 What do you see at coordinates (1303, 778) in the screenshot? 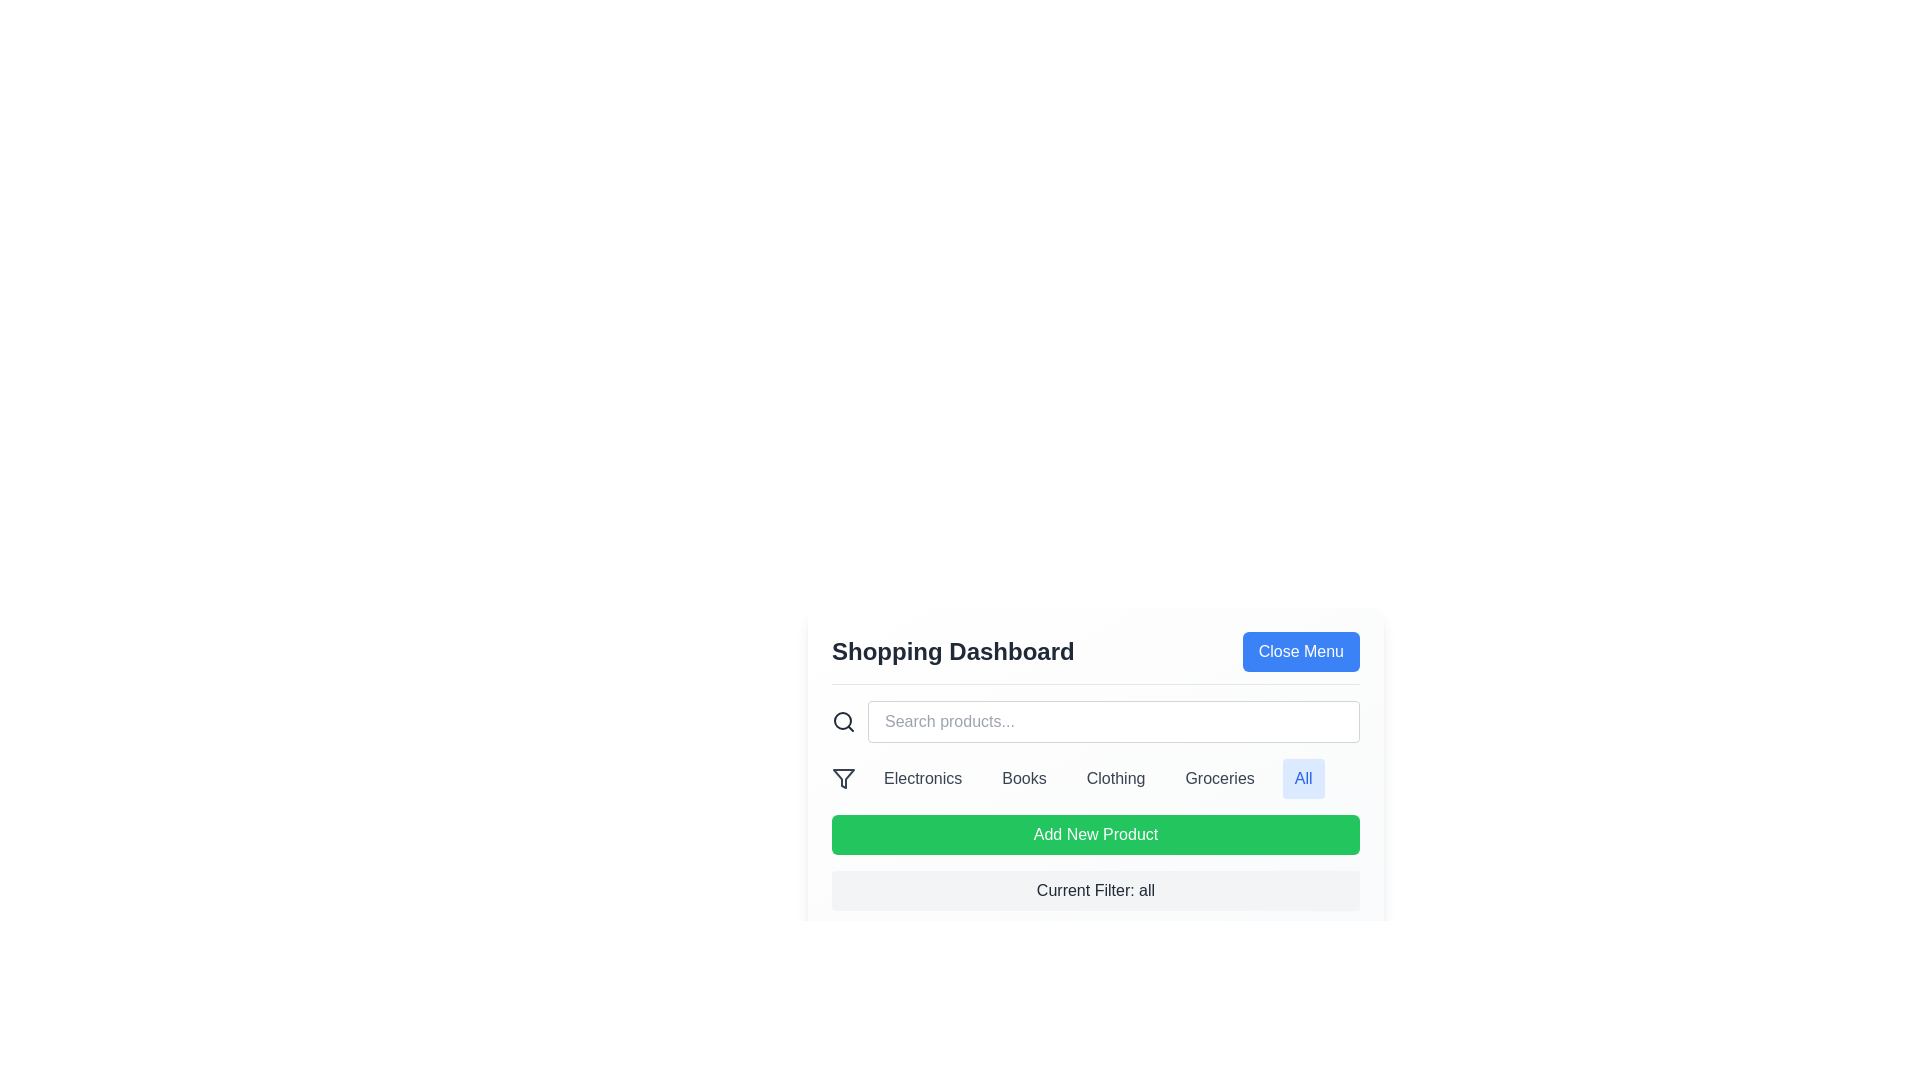
I see `the button labeled 'All', which has a light blue background and dark blue text, to trigger hover effects` at bounding box center [1303, 778].